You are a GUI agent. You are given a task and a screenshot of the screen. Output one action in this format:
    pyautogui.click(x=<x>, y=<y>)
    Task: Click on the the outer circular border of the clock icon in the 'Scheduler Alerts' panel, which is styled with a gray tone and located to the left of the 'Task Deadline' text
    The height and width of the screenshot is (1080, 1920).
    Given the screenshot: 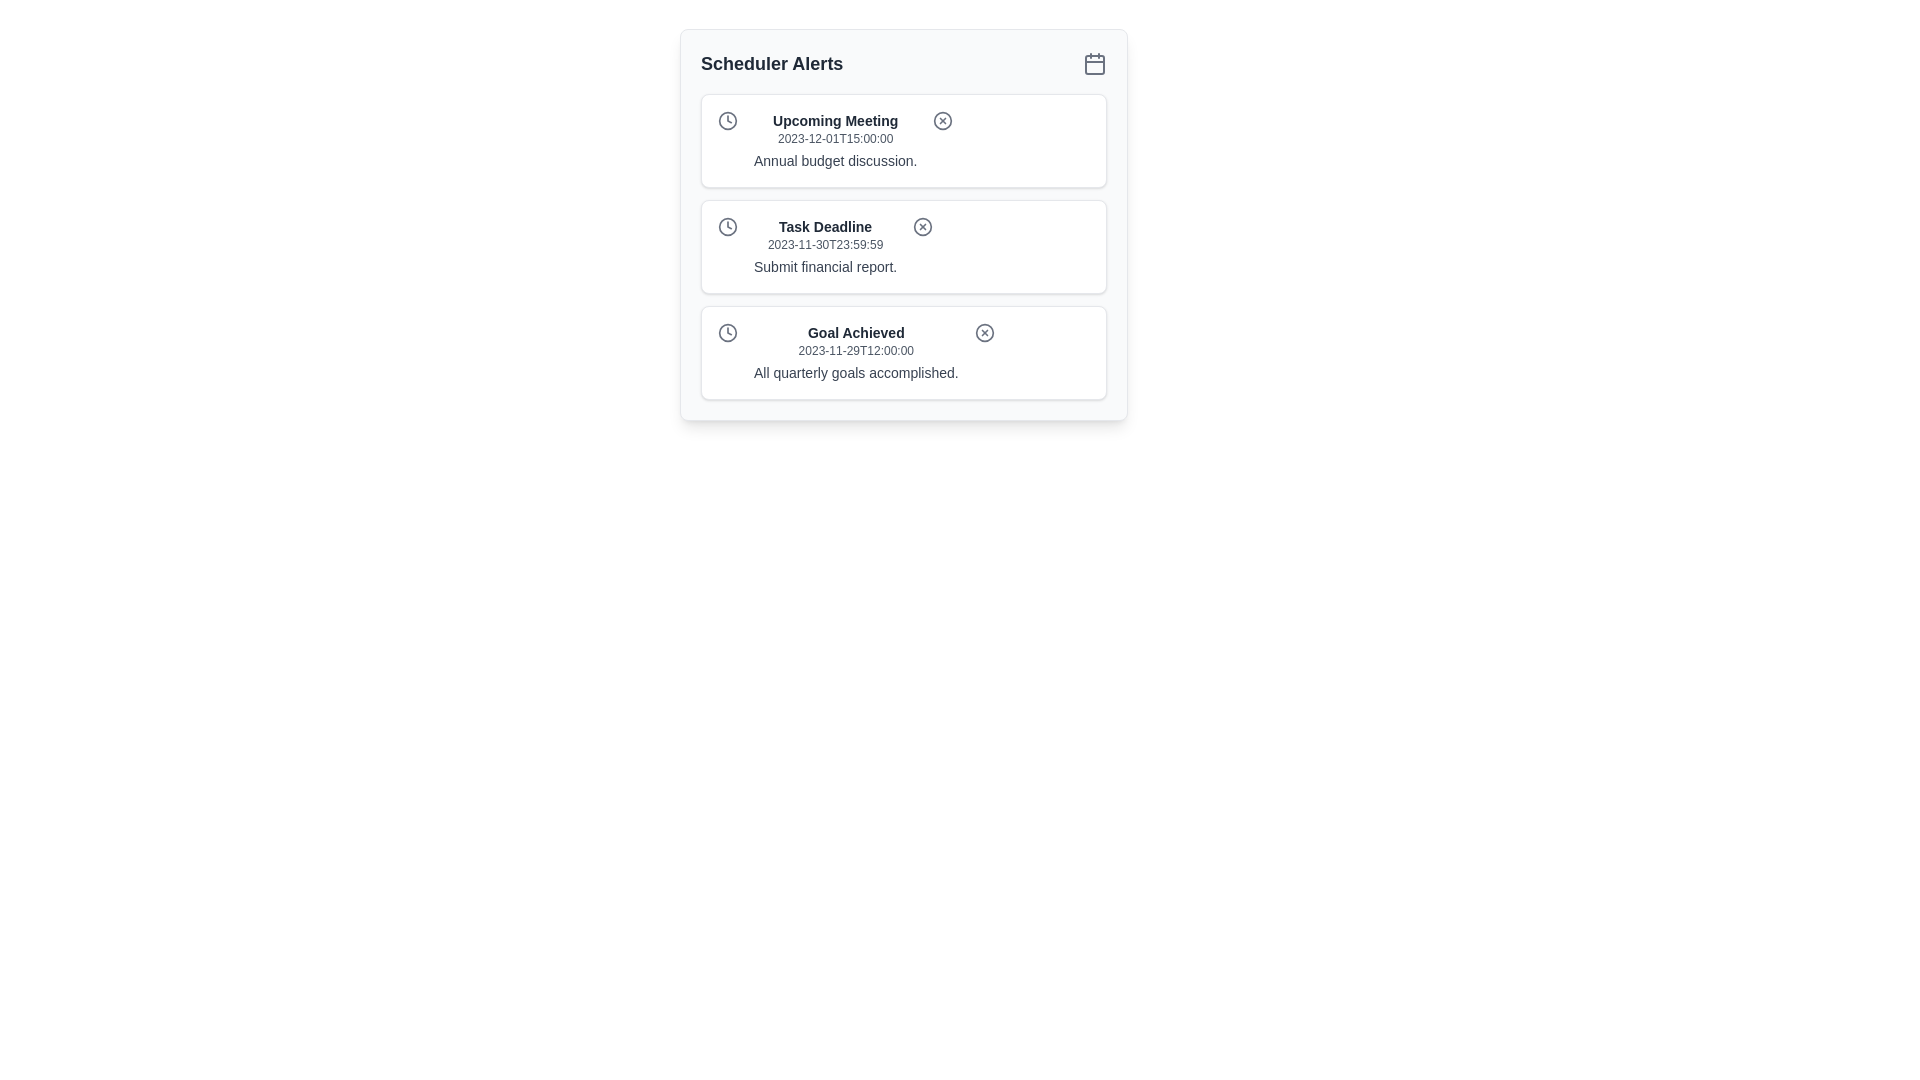 What is the action you would take?
    pyautogui.click(x=727, y=226)
    